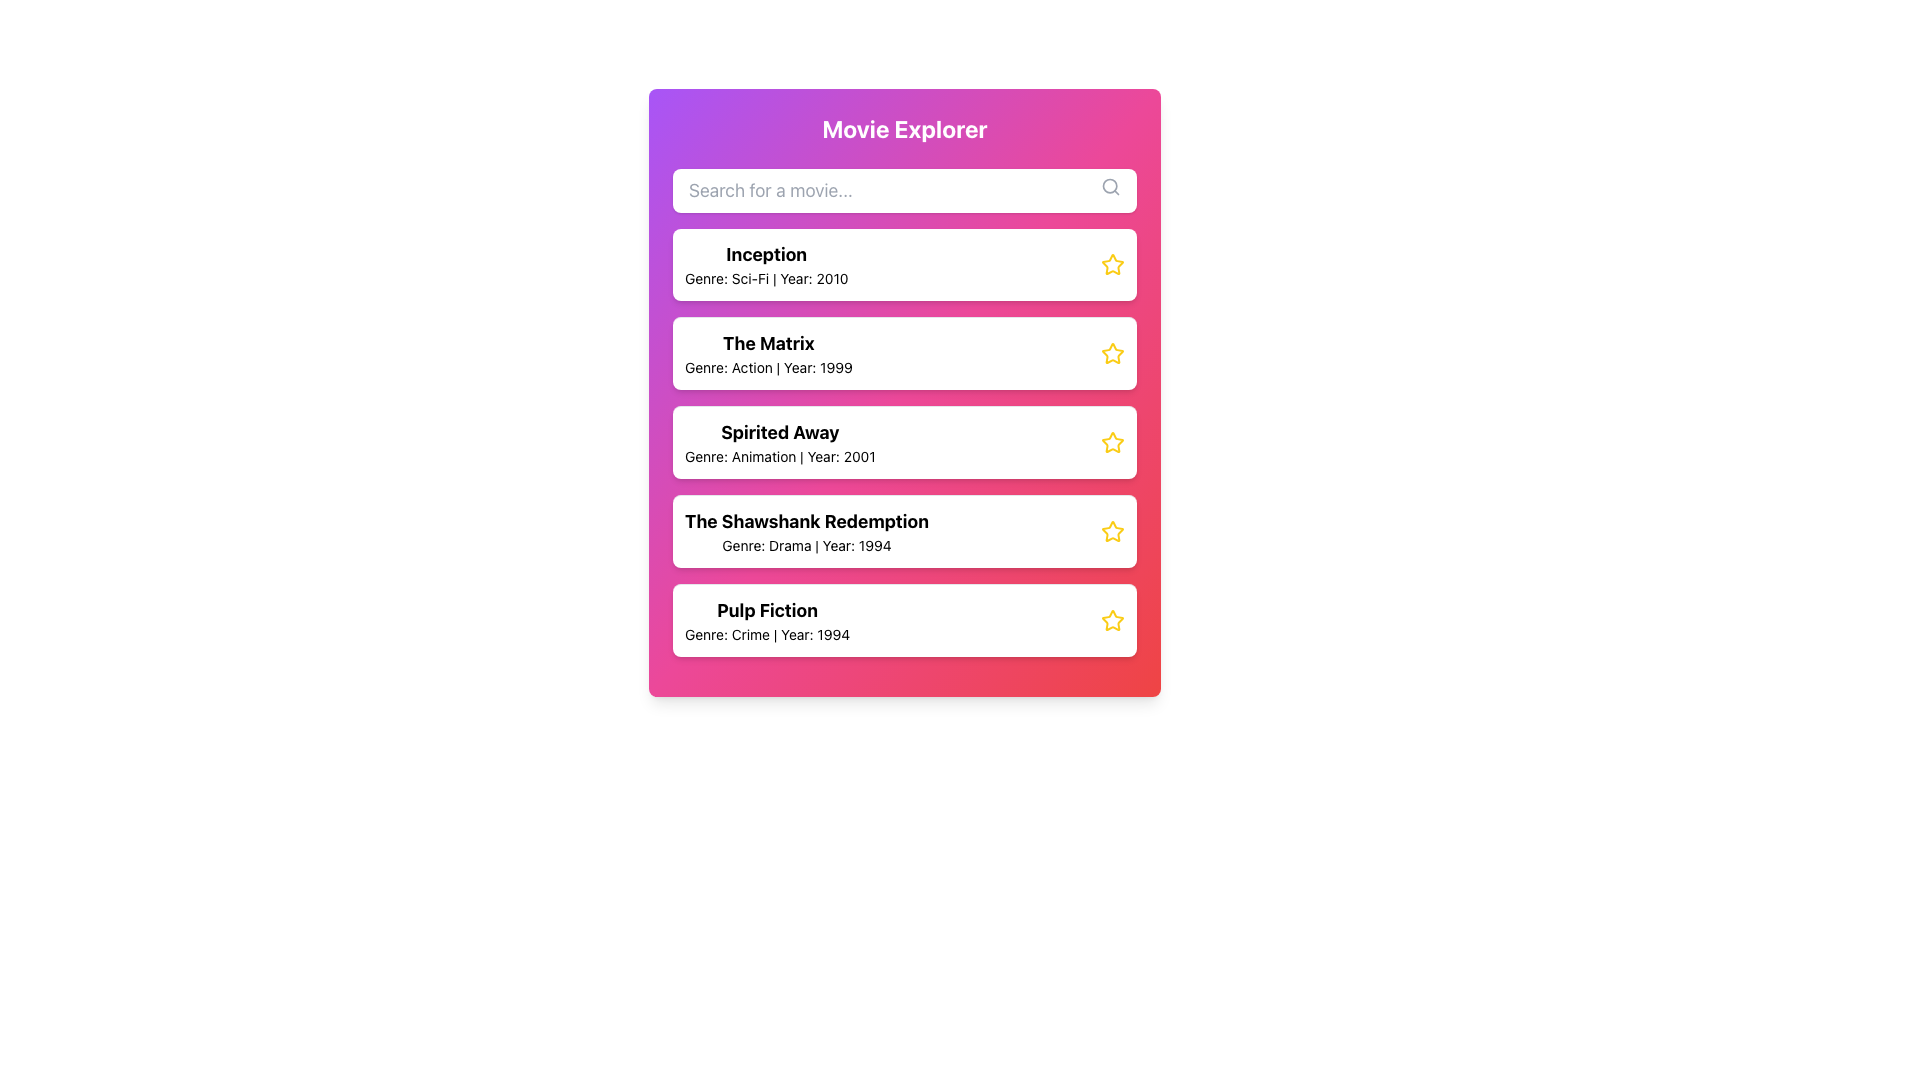  I want to click on the Star Icon located to the right of the text 'The Shawshank Redemption' for additional information, so click(1112, 531).